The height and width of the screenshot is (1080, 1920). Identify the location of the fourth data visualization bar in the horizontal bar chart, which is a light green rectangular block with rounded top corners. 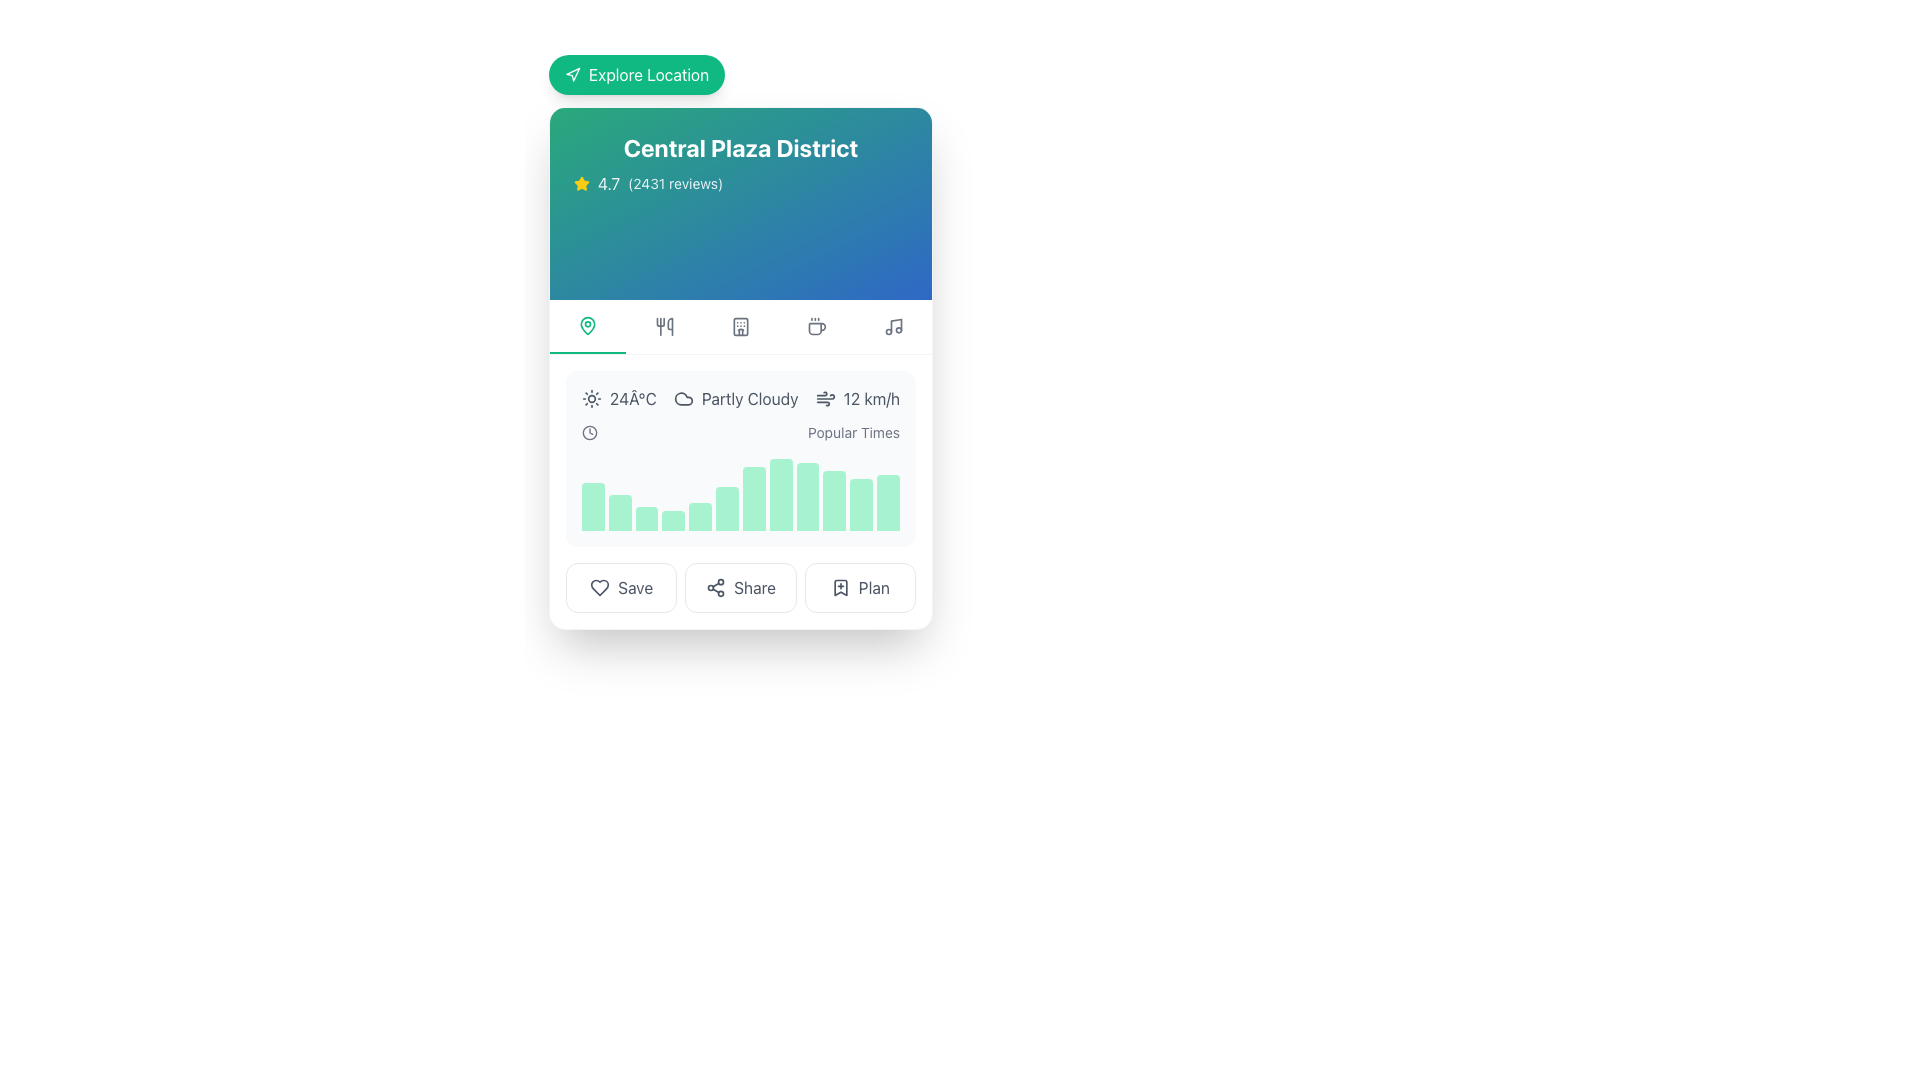
(673, 519).